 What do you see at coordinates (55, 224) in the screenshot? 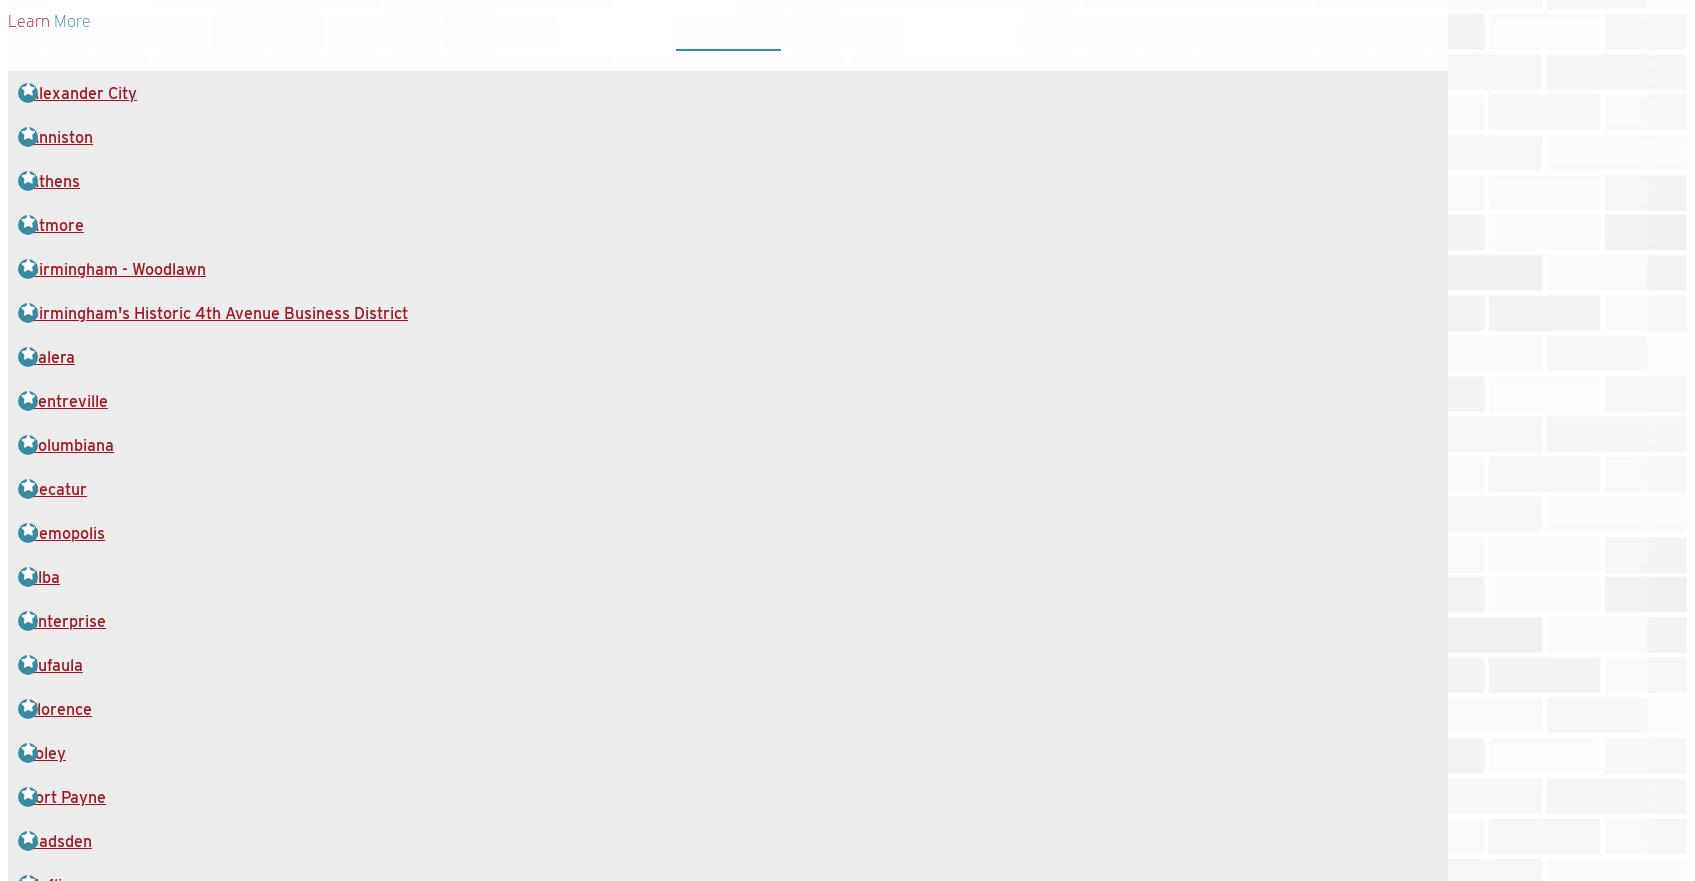
I see `'Atmore'` at bounding box center [55, 224].